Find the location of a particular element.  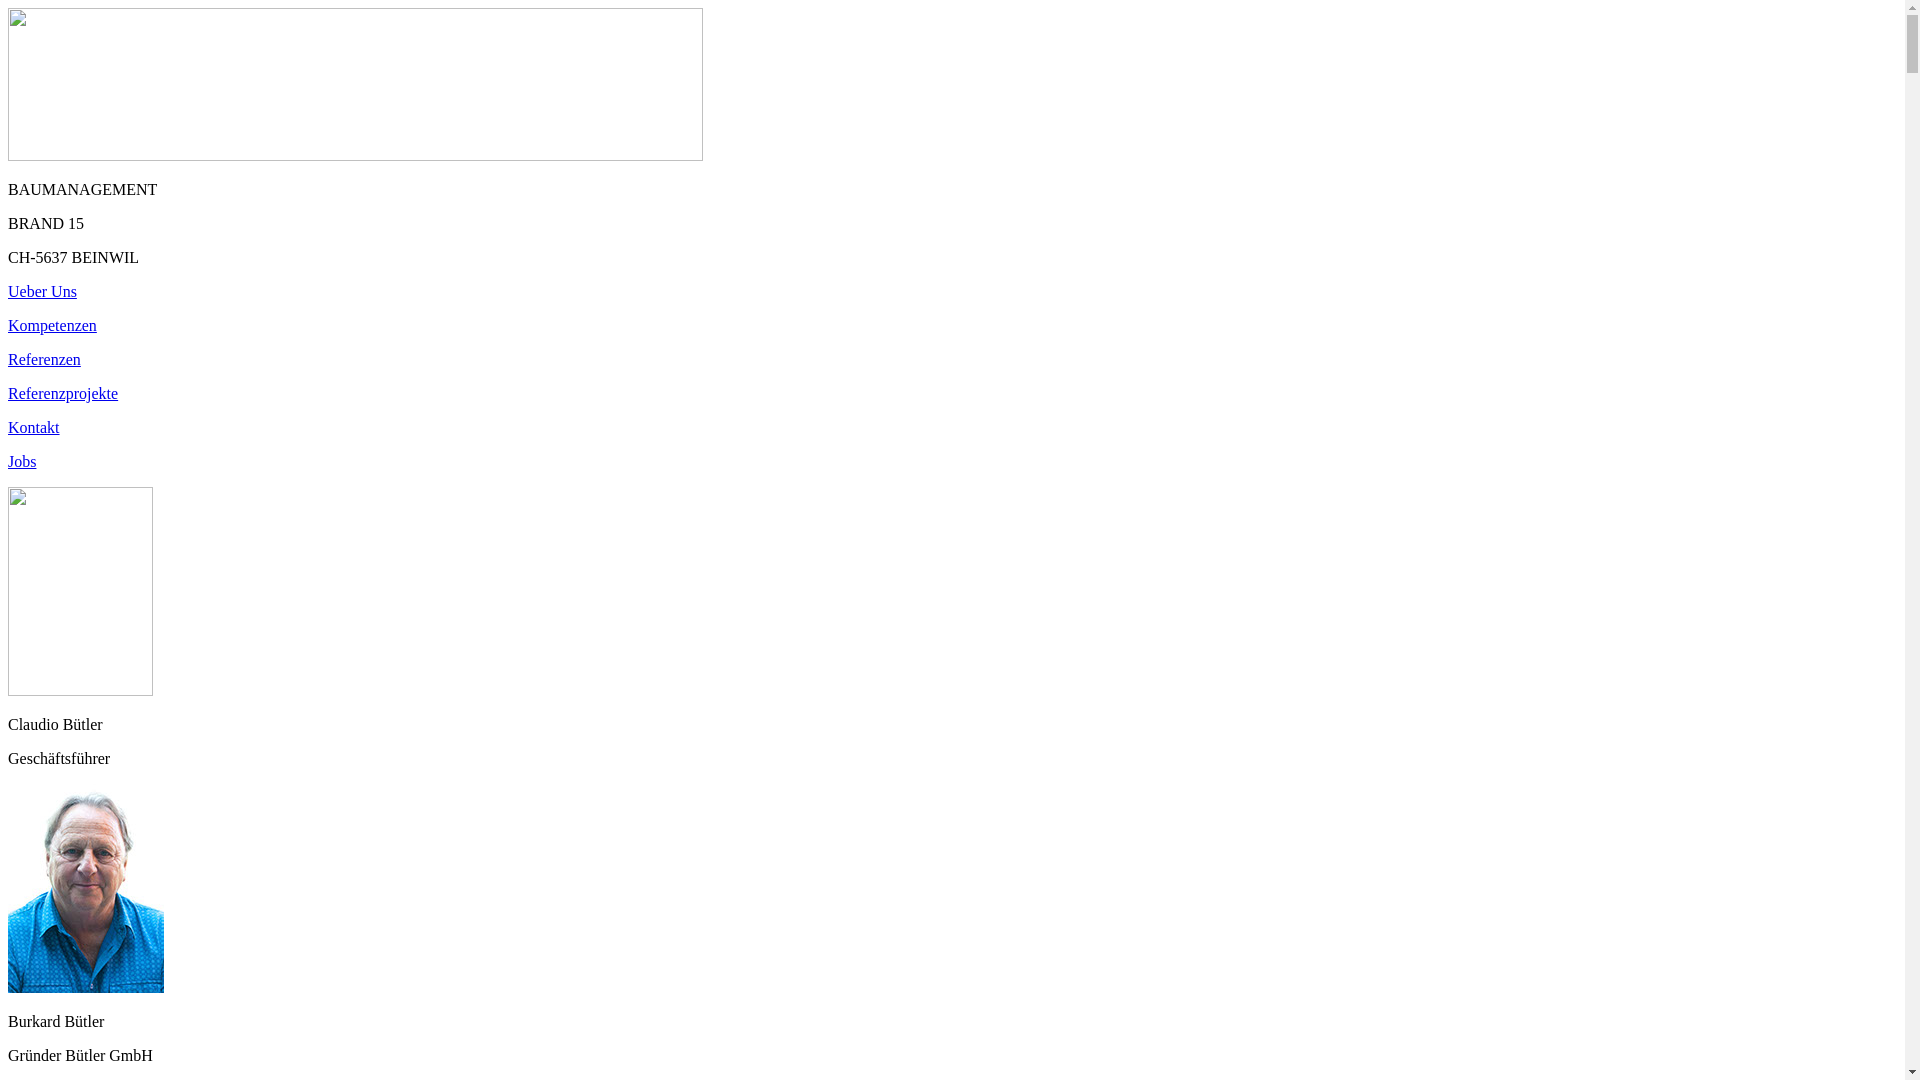

'Ueber Uns' is located at coordinates (8, 292).